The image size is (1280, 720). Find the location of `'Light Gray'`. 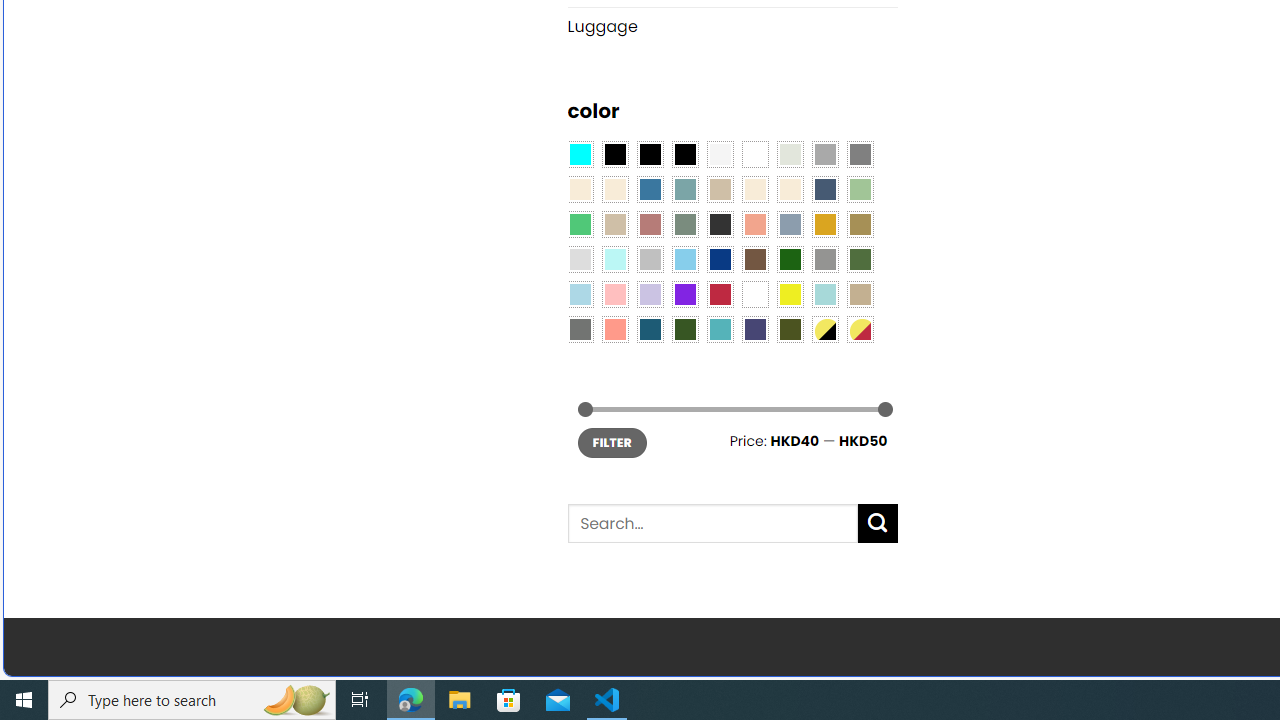

'Light Gray' is located at coordinates (578, 258).